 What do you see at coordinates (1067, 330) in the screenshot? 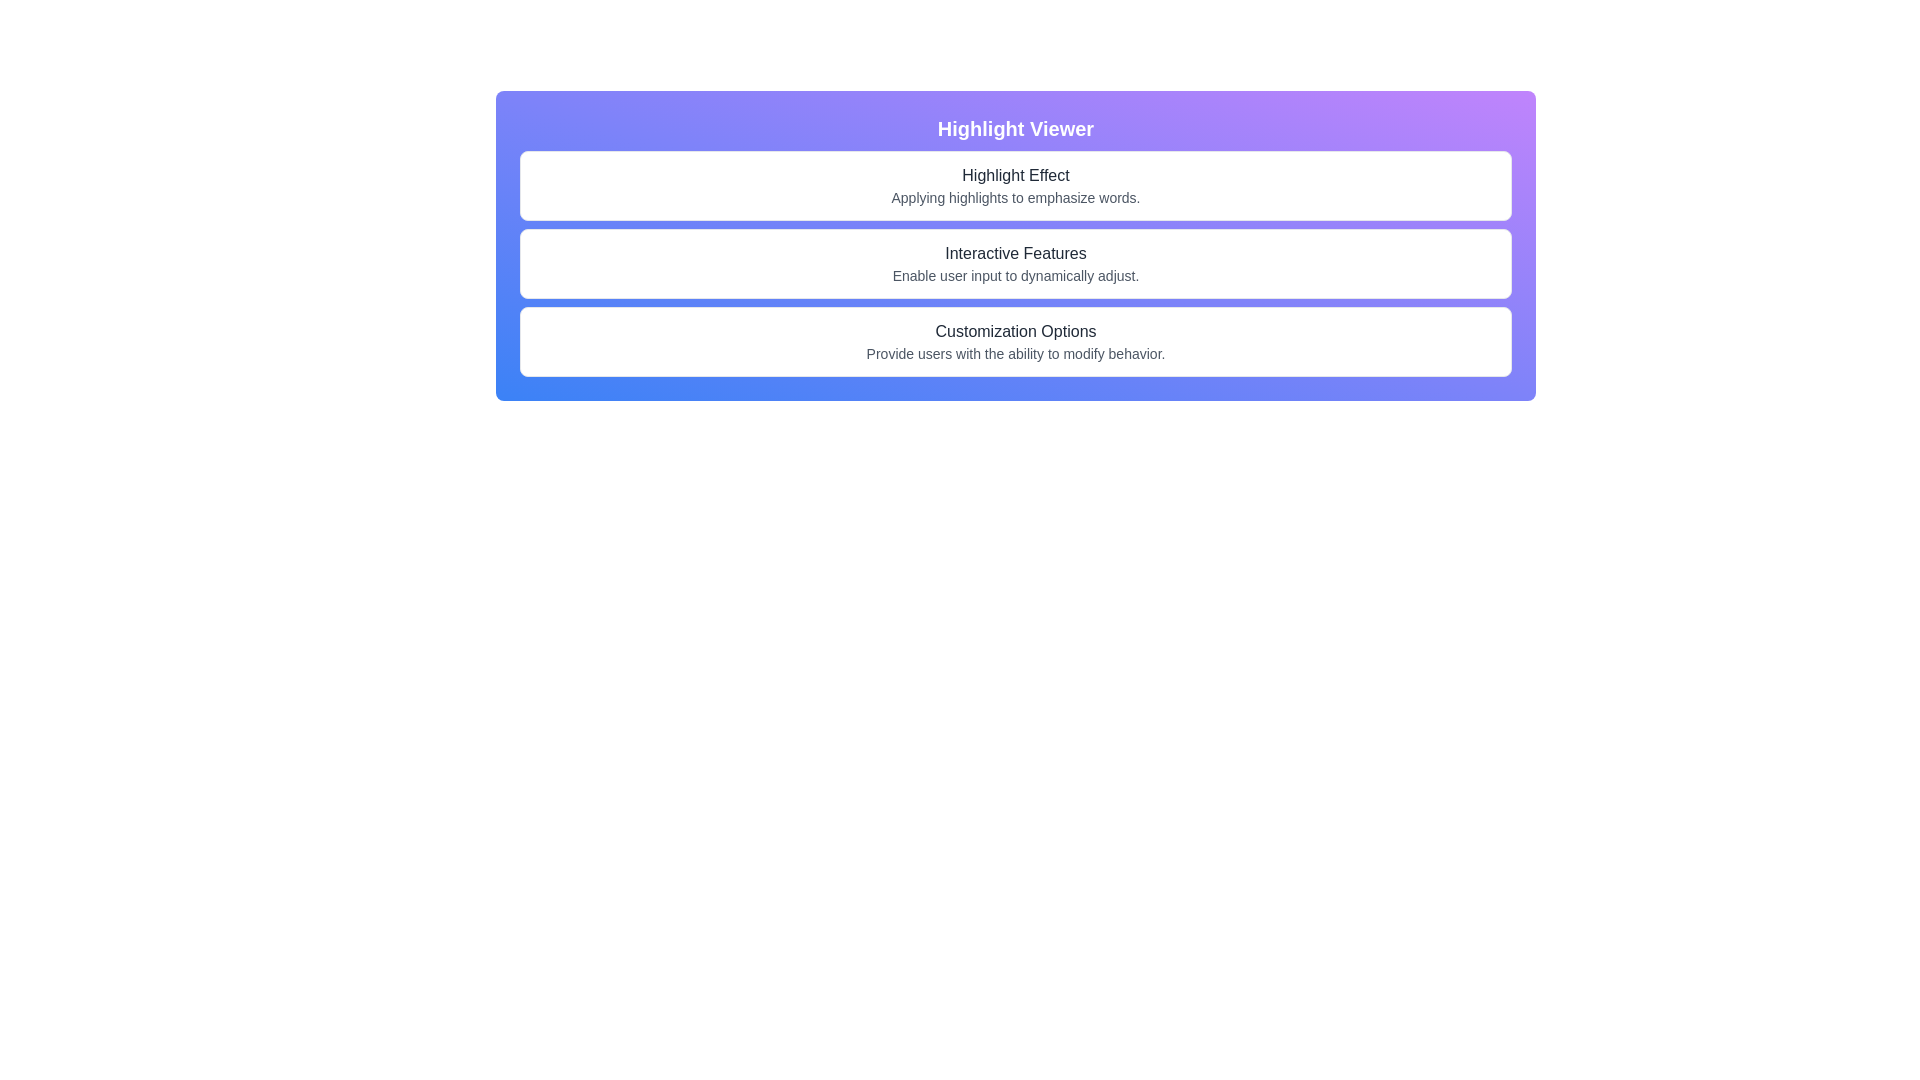
I see `the eighteenth character (the second 'i') in the text 'Customization Options', which is displayed at the bottom section of the interface` at bounding box center [1067, 330].